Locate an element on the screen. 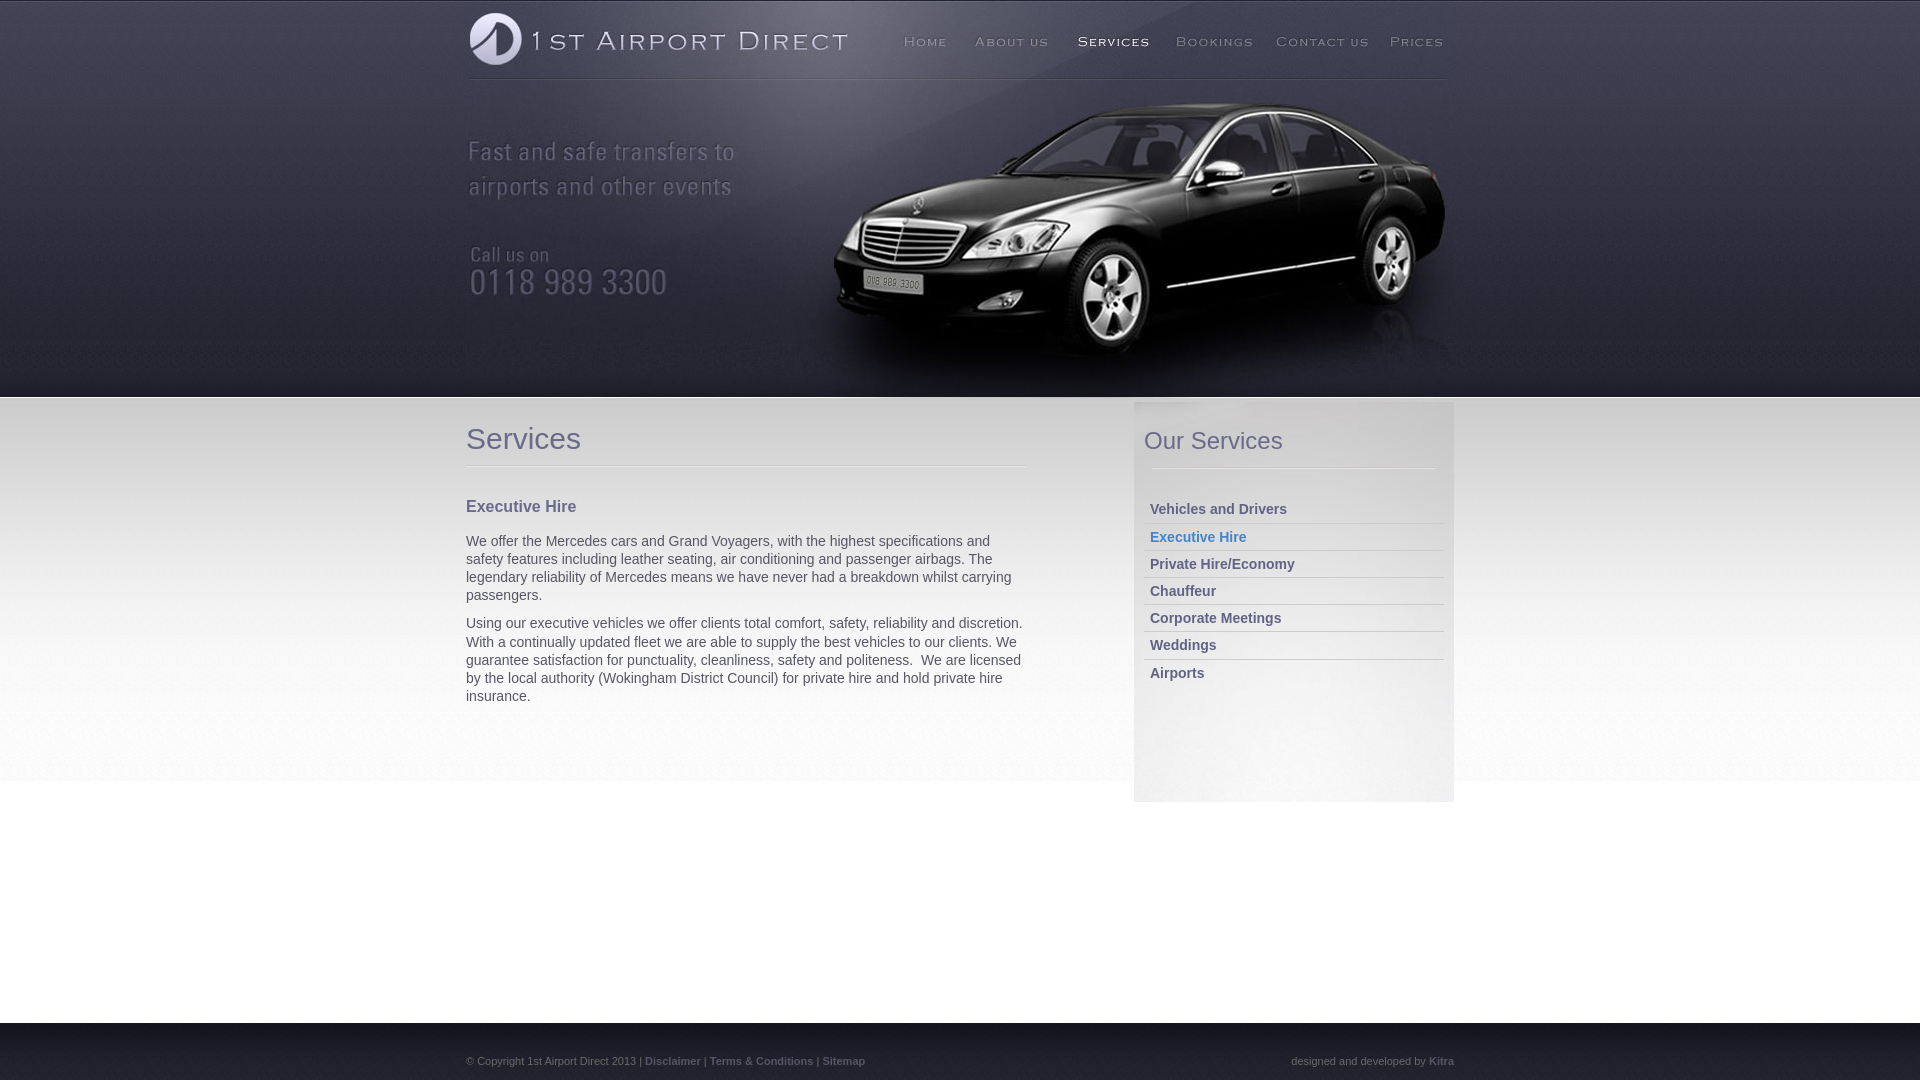  'Weddings' is located at coordinates (1183, 644).